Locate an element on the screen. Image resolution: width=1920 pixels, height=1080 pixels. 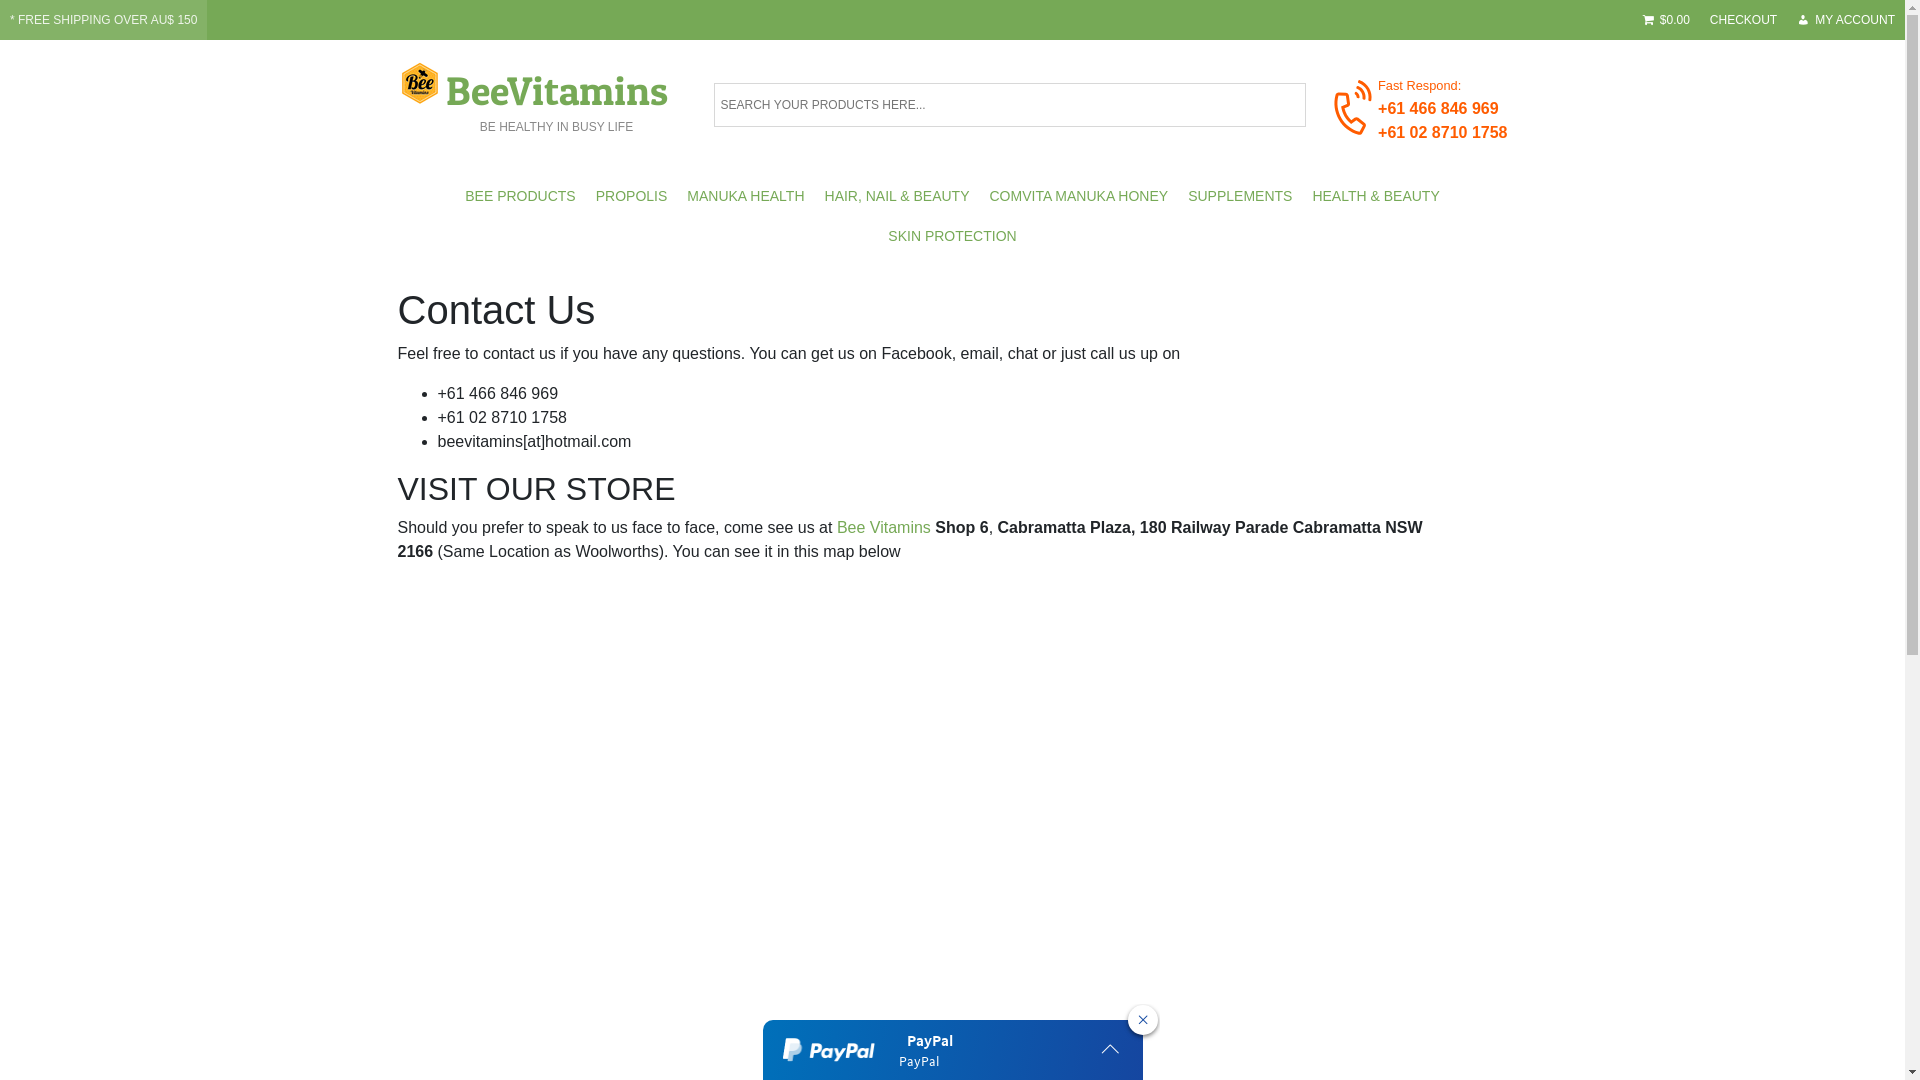
'HAIR, NAIL & BEAUTY' is located at coordinates (896, 196).